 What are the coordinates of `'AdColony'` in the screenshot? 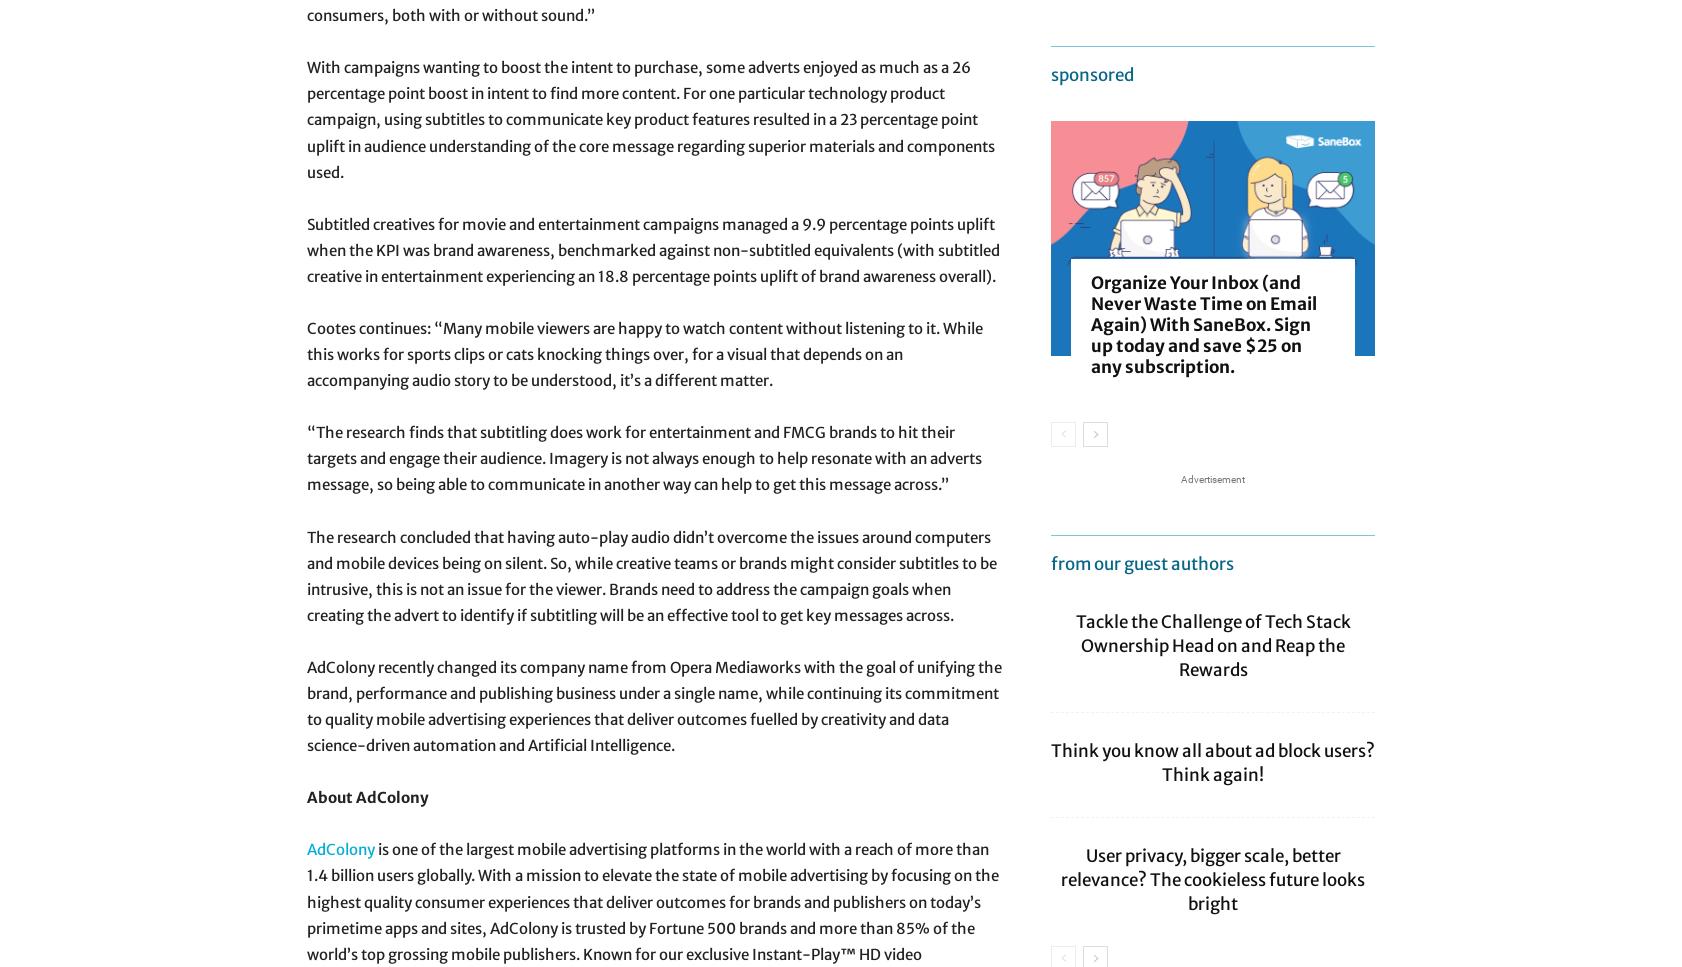 It's located at (339, 849).